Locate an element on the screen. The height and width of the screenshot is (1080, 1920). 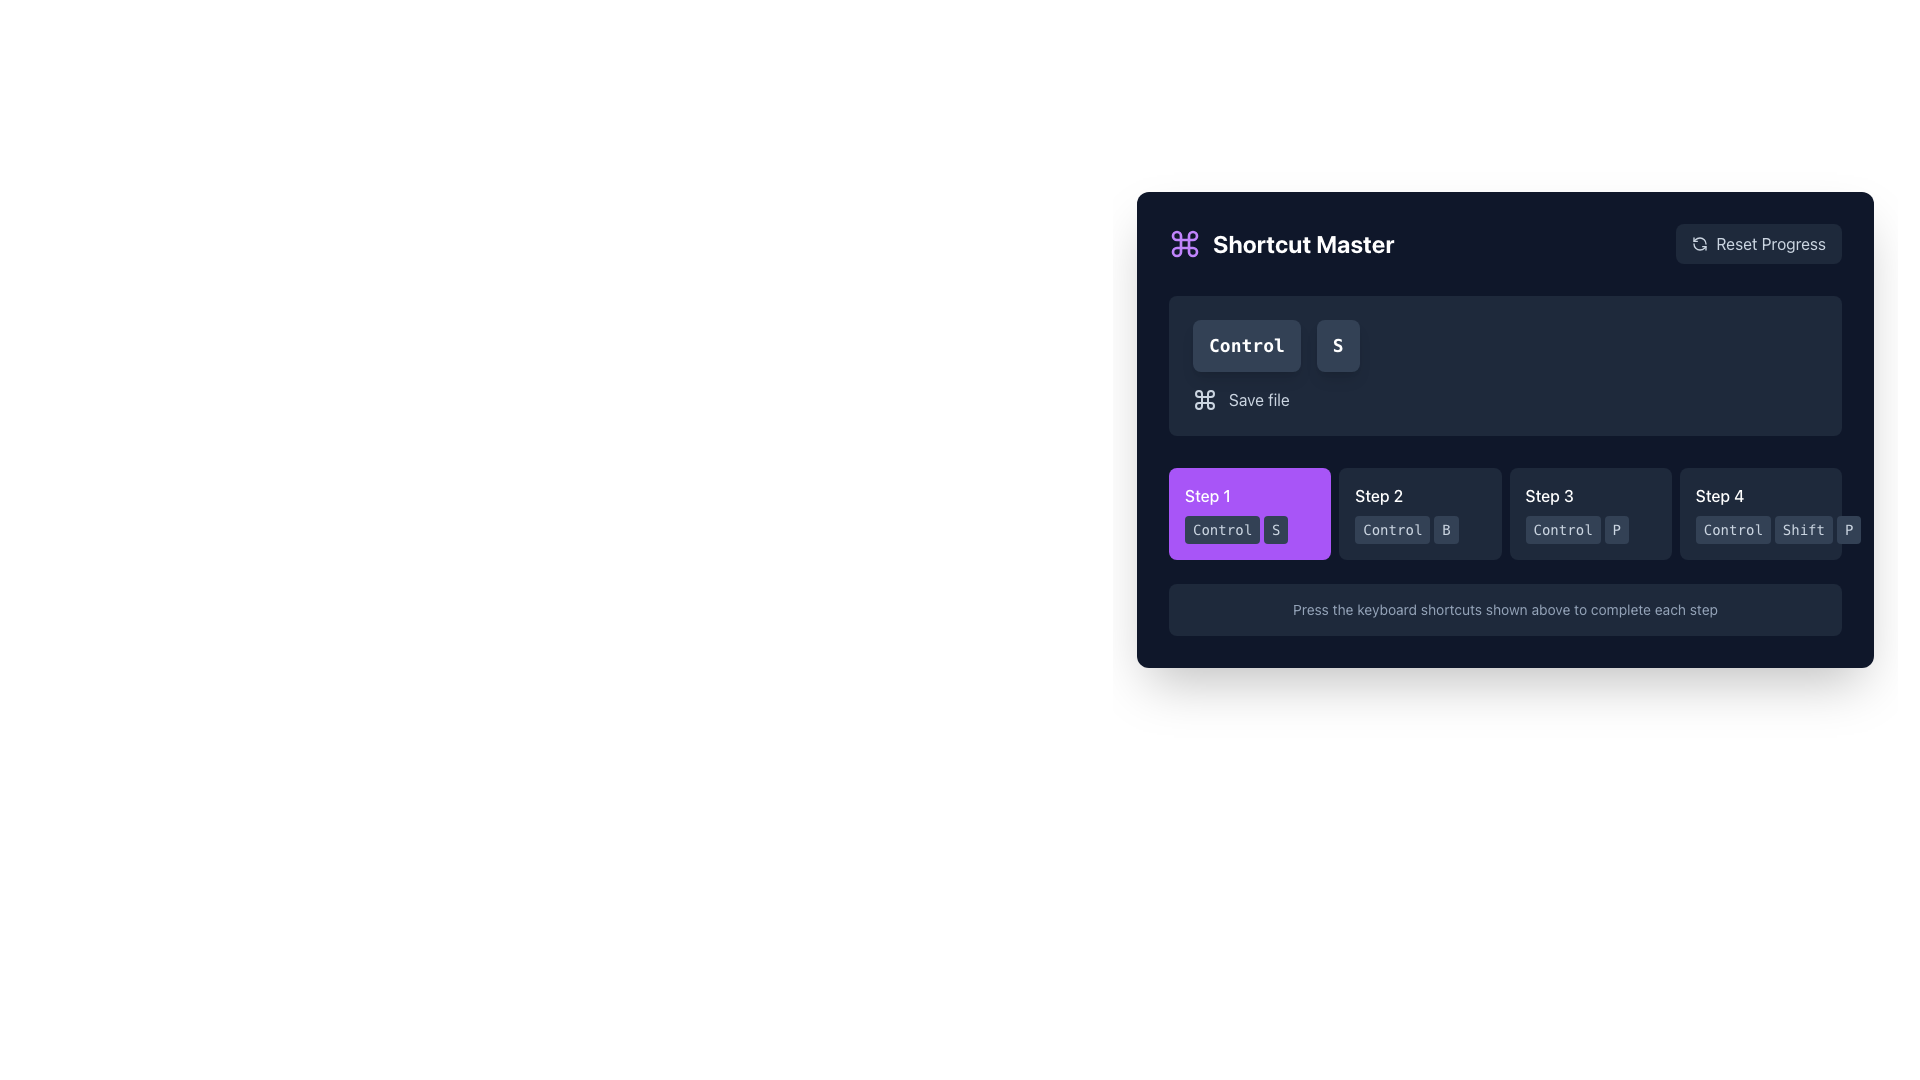
the purple 'Command' symbol icon located to the left of the text 'Shortcut Master' in the 'Shortcut Master' section is located at coordinates (1185, 242).